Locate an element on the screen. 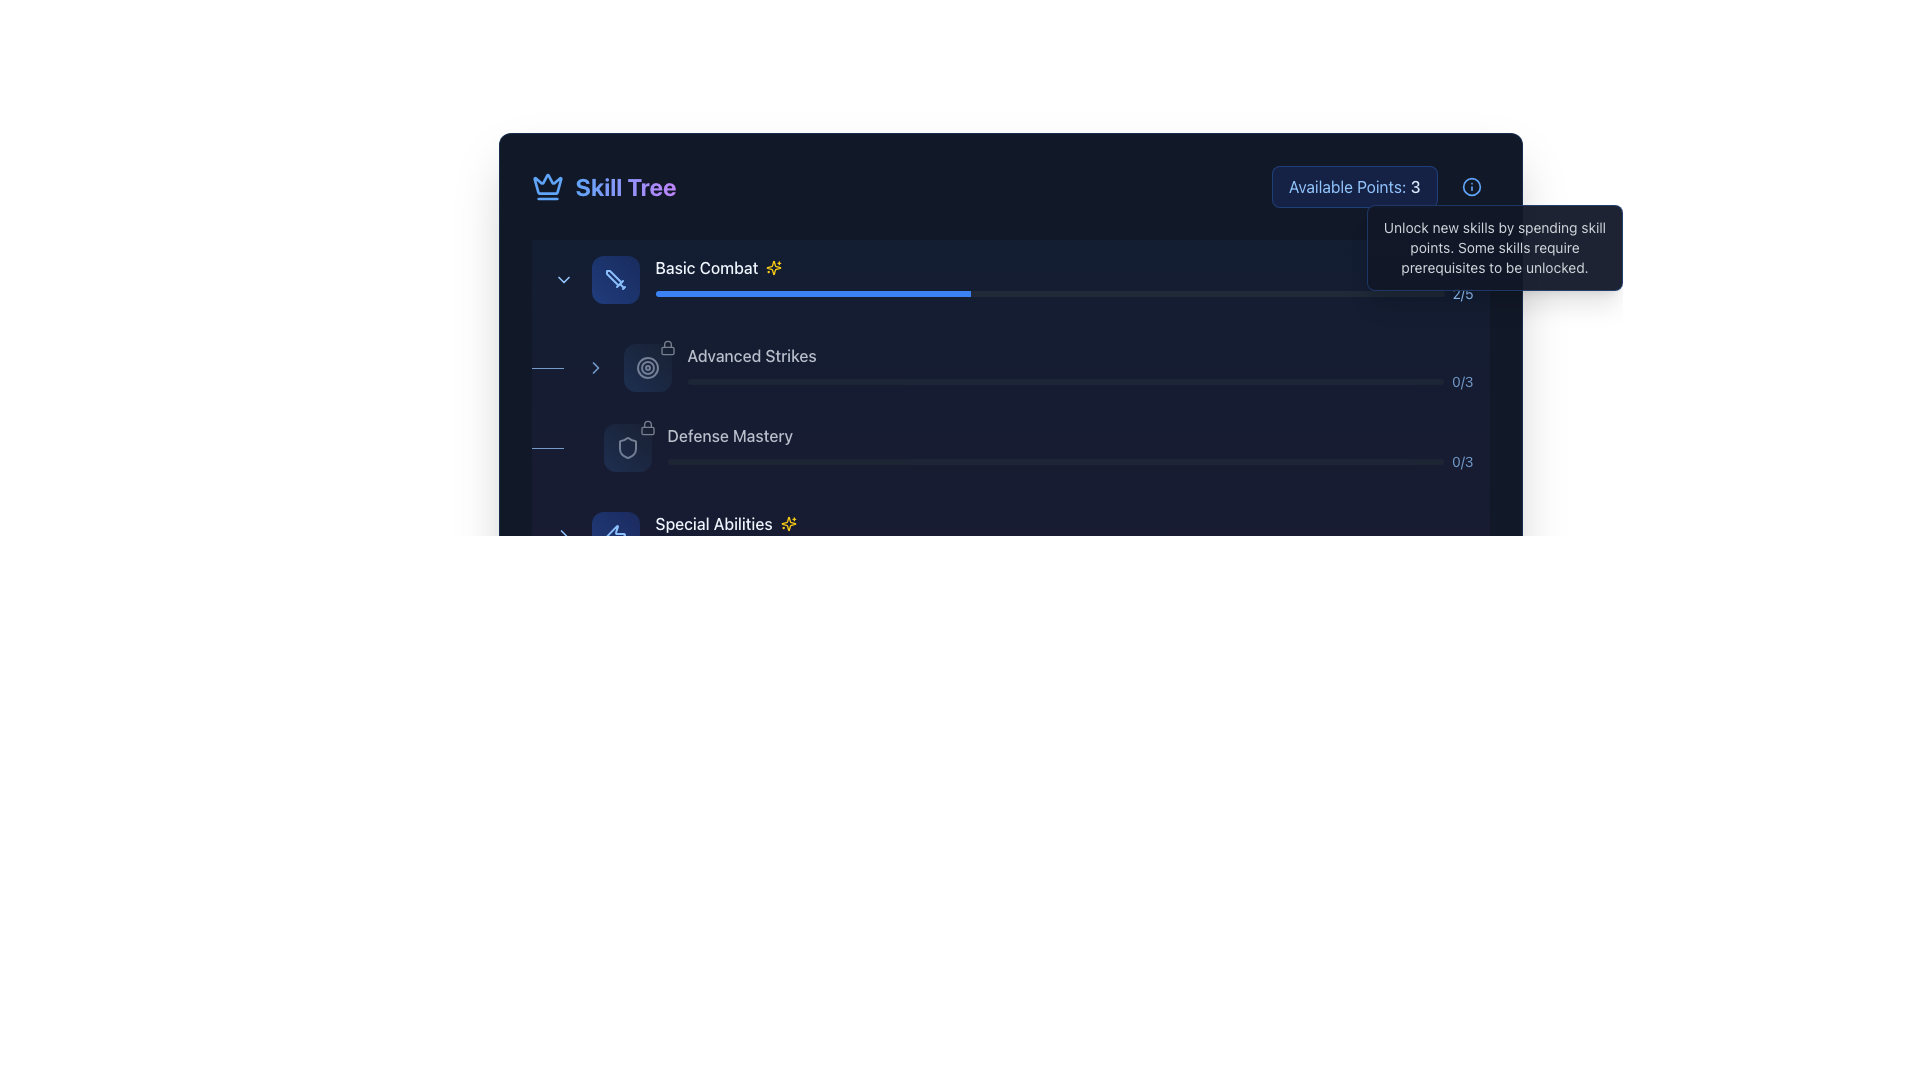 The image size is (1920, 1080). numeric text label displaying the available points, which is styled in a medium font weight and light blue color, located to the right of the 'Available Points:' label in the top-right corner of the interface is located at coordinates (1414, 186).